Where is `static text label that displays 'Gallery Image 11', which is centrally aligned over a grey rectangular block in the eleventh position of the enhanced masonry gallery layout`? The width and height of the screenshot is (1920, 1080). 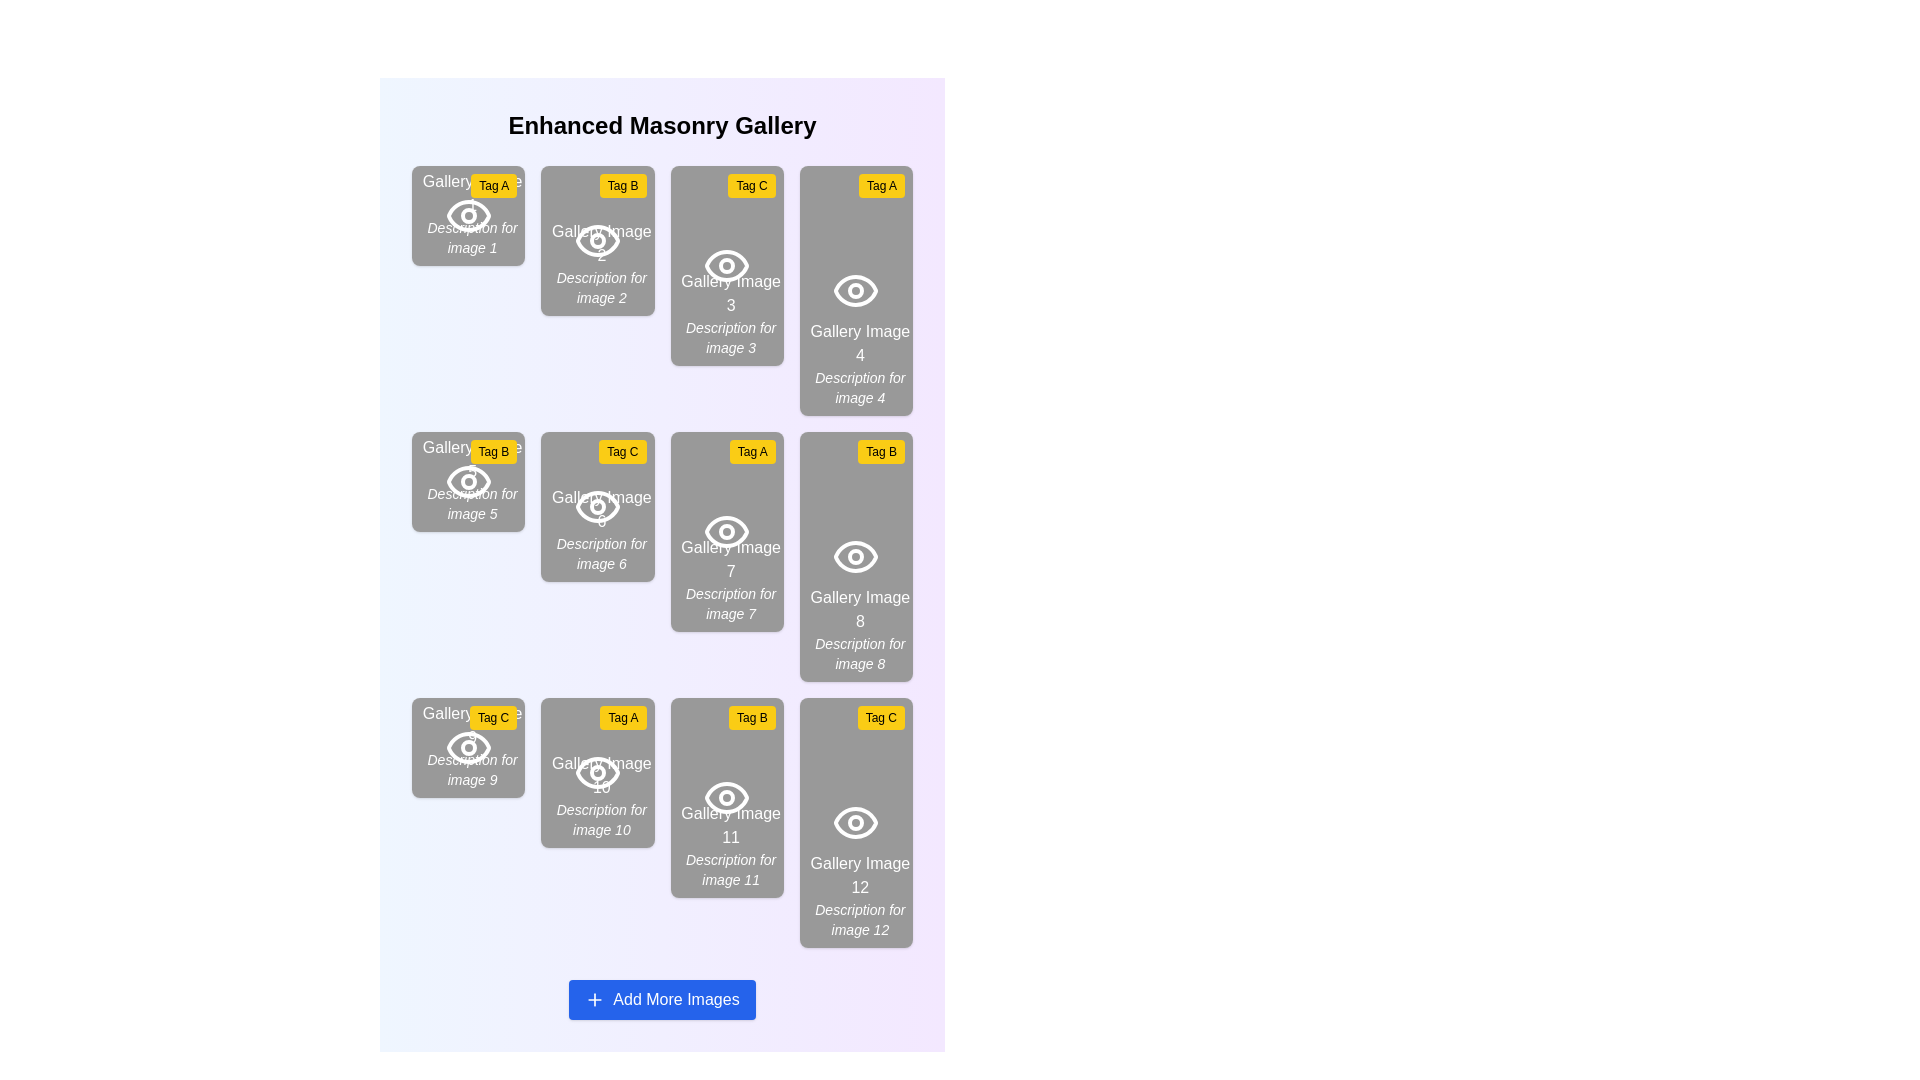 static text label that displays 'Gallery Image 11', which is centrally aligned over a grey rectangular block in the eleventh position of the enhanced masonry gallery layout is located at coordinates (730, 825).